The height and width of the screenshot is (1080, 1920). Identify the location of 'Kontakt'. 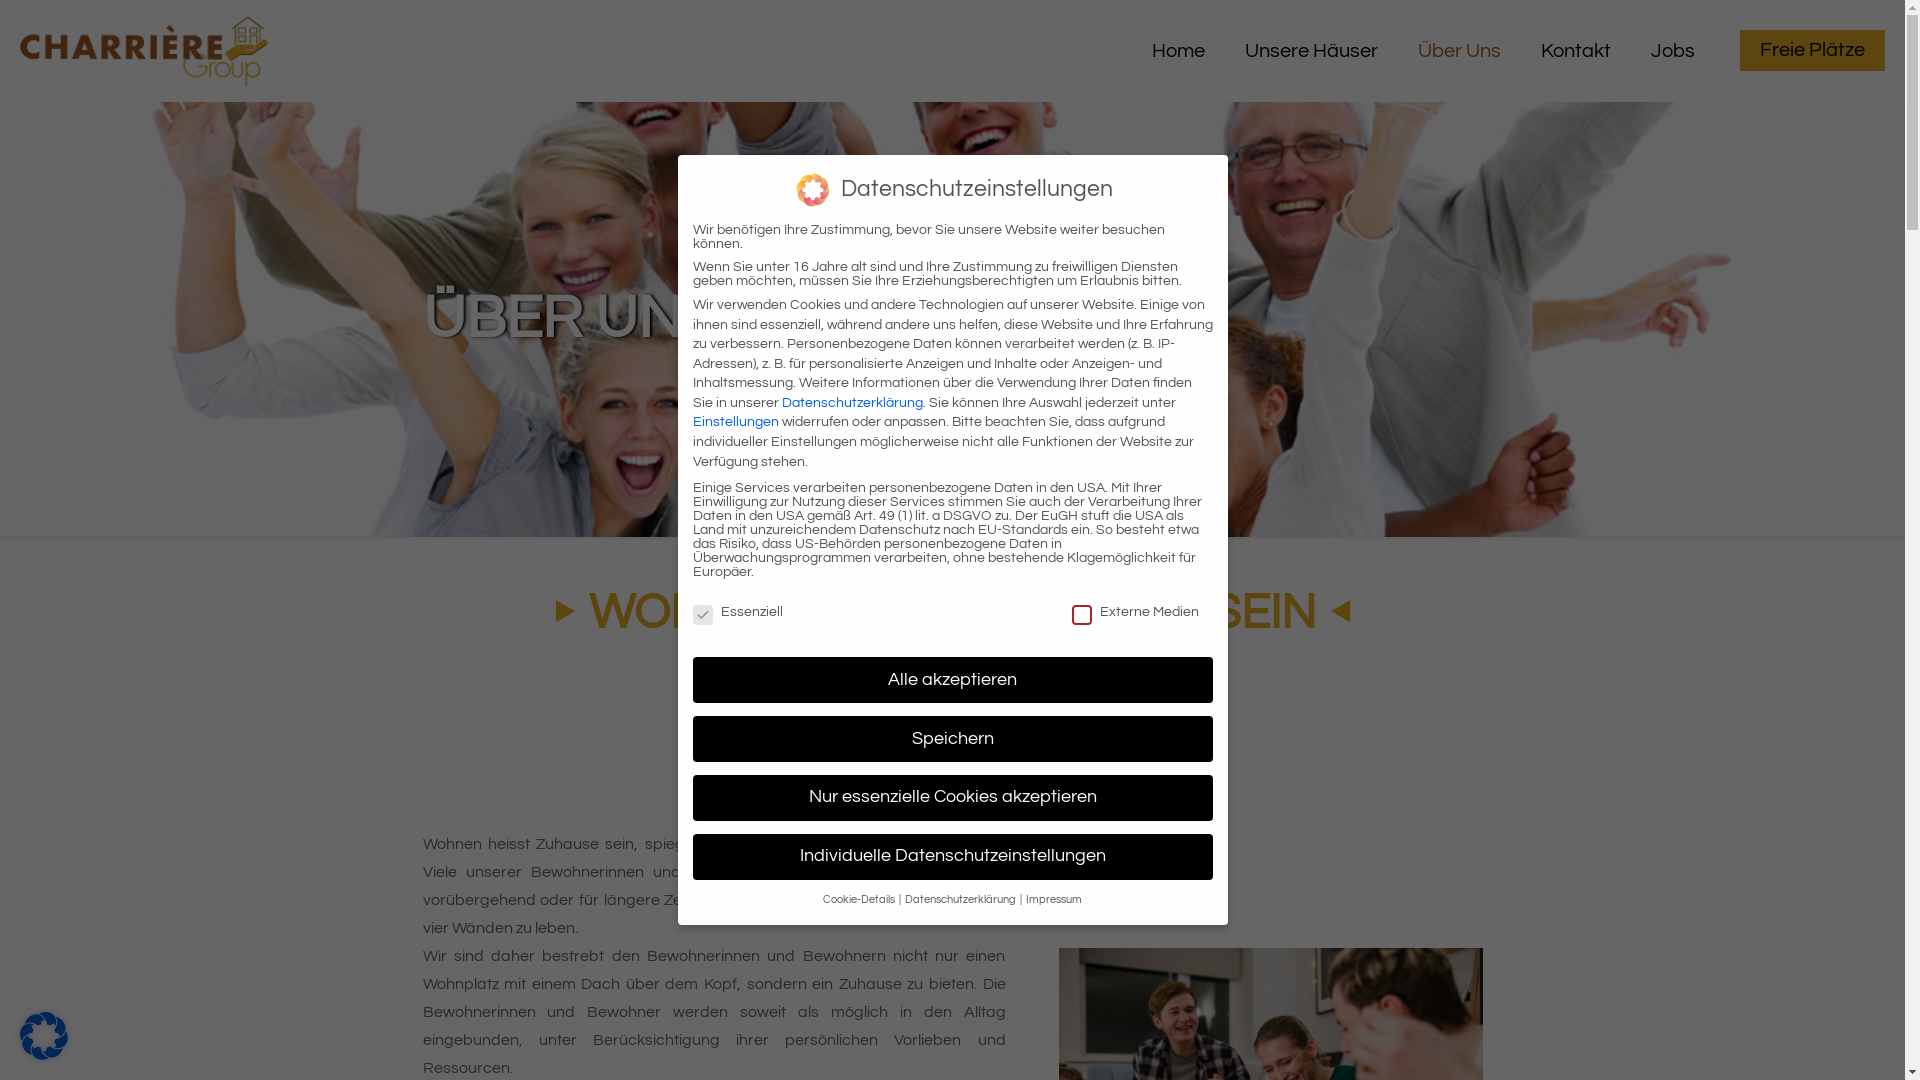
(1574, 49).